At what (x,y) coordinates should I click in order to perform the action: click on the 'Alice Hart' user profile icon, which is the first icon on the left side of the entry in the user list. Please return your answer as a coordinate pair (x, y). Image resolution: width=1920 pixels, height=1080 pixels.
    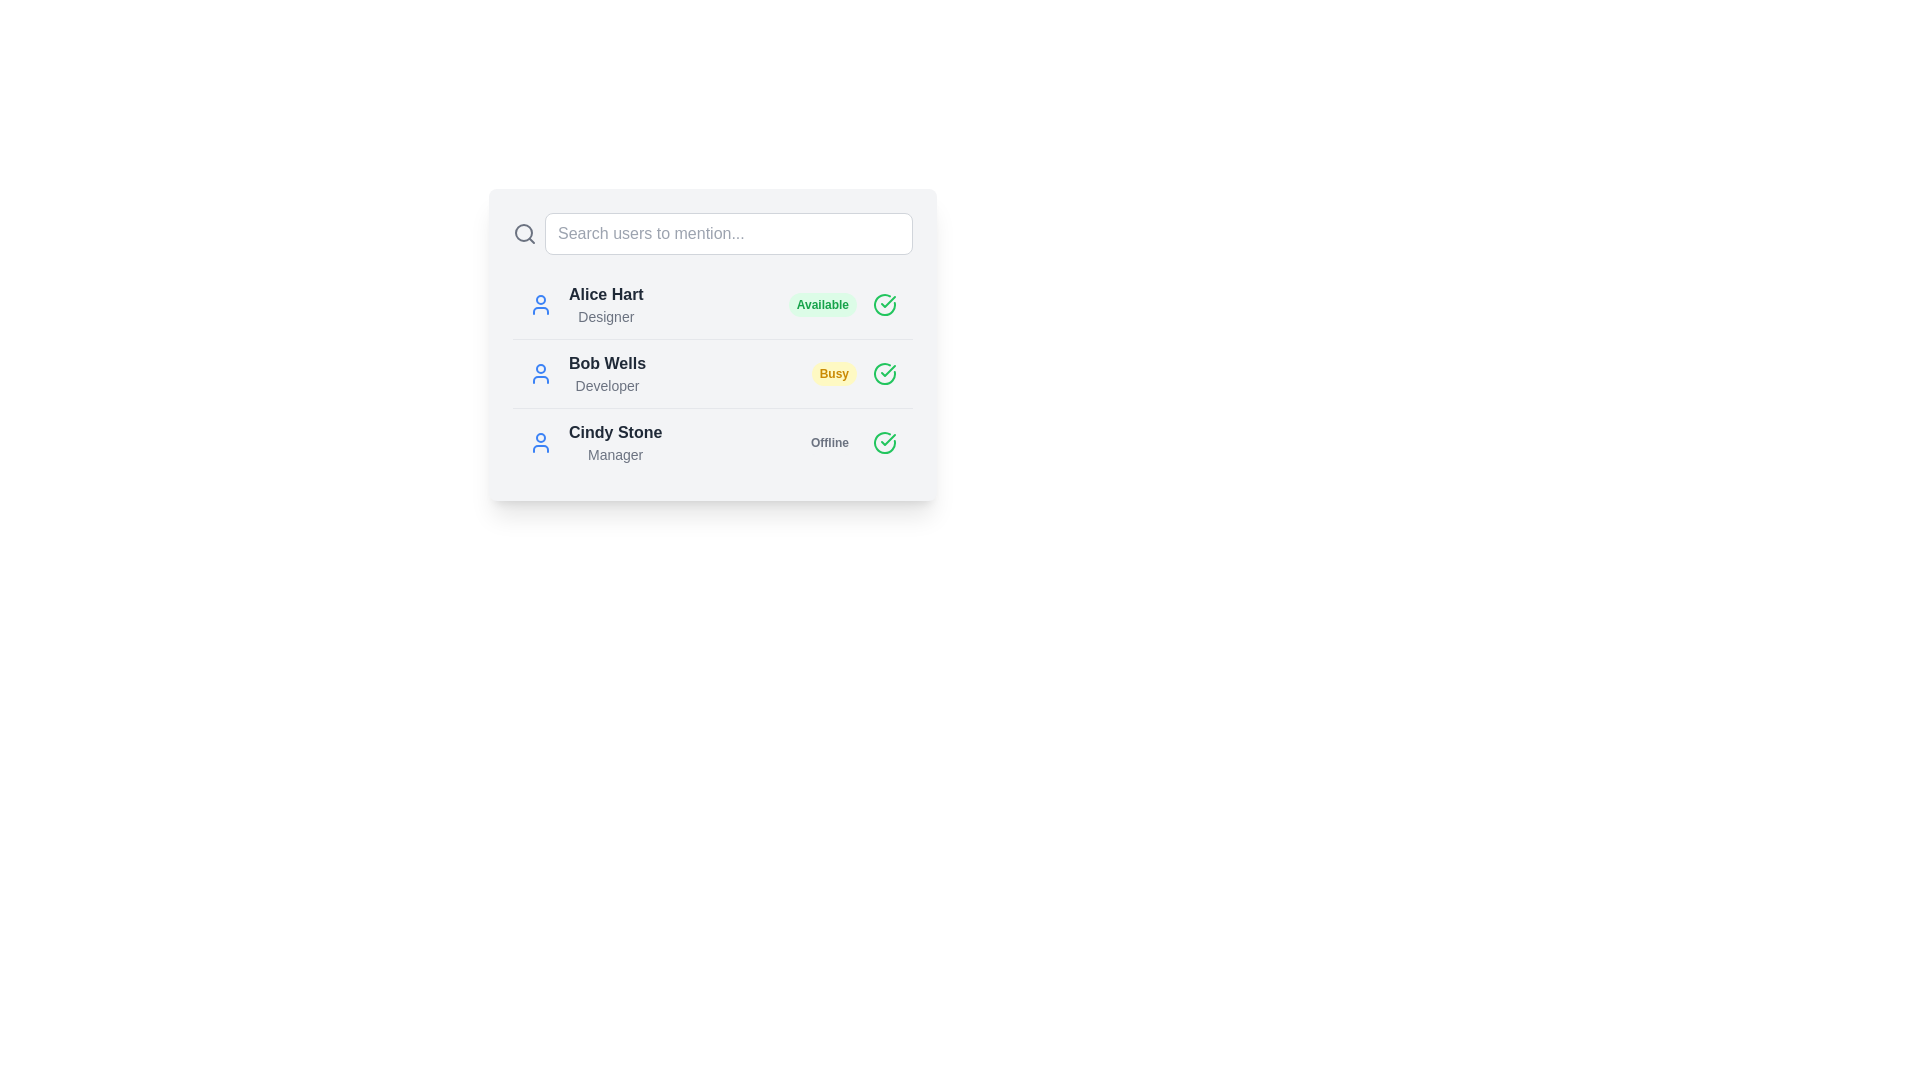
    Looking at the image, I should click on (541, 304).